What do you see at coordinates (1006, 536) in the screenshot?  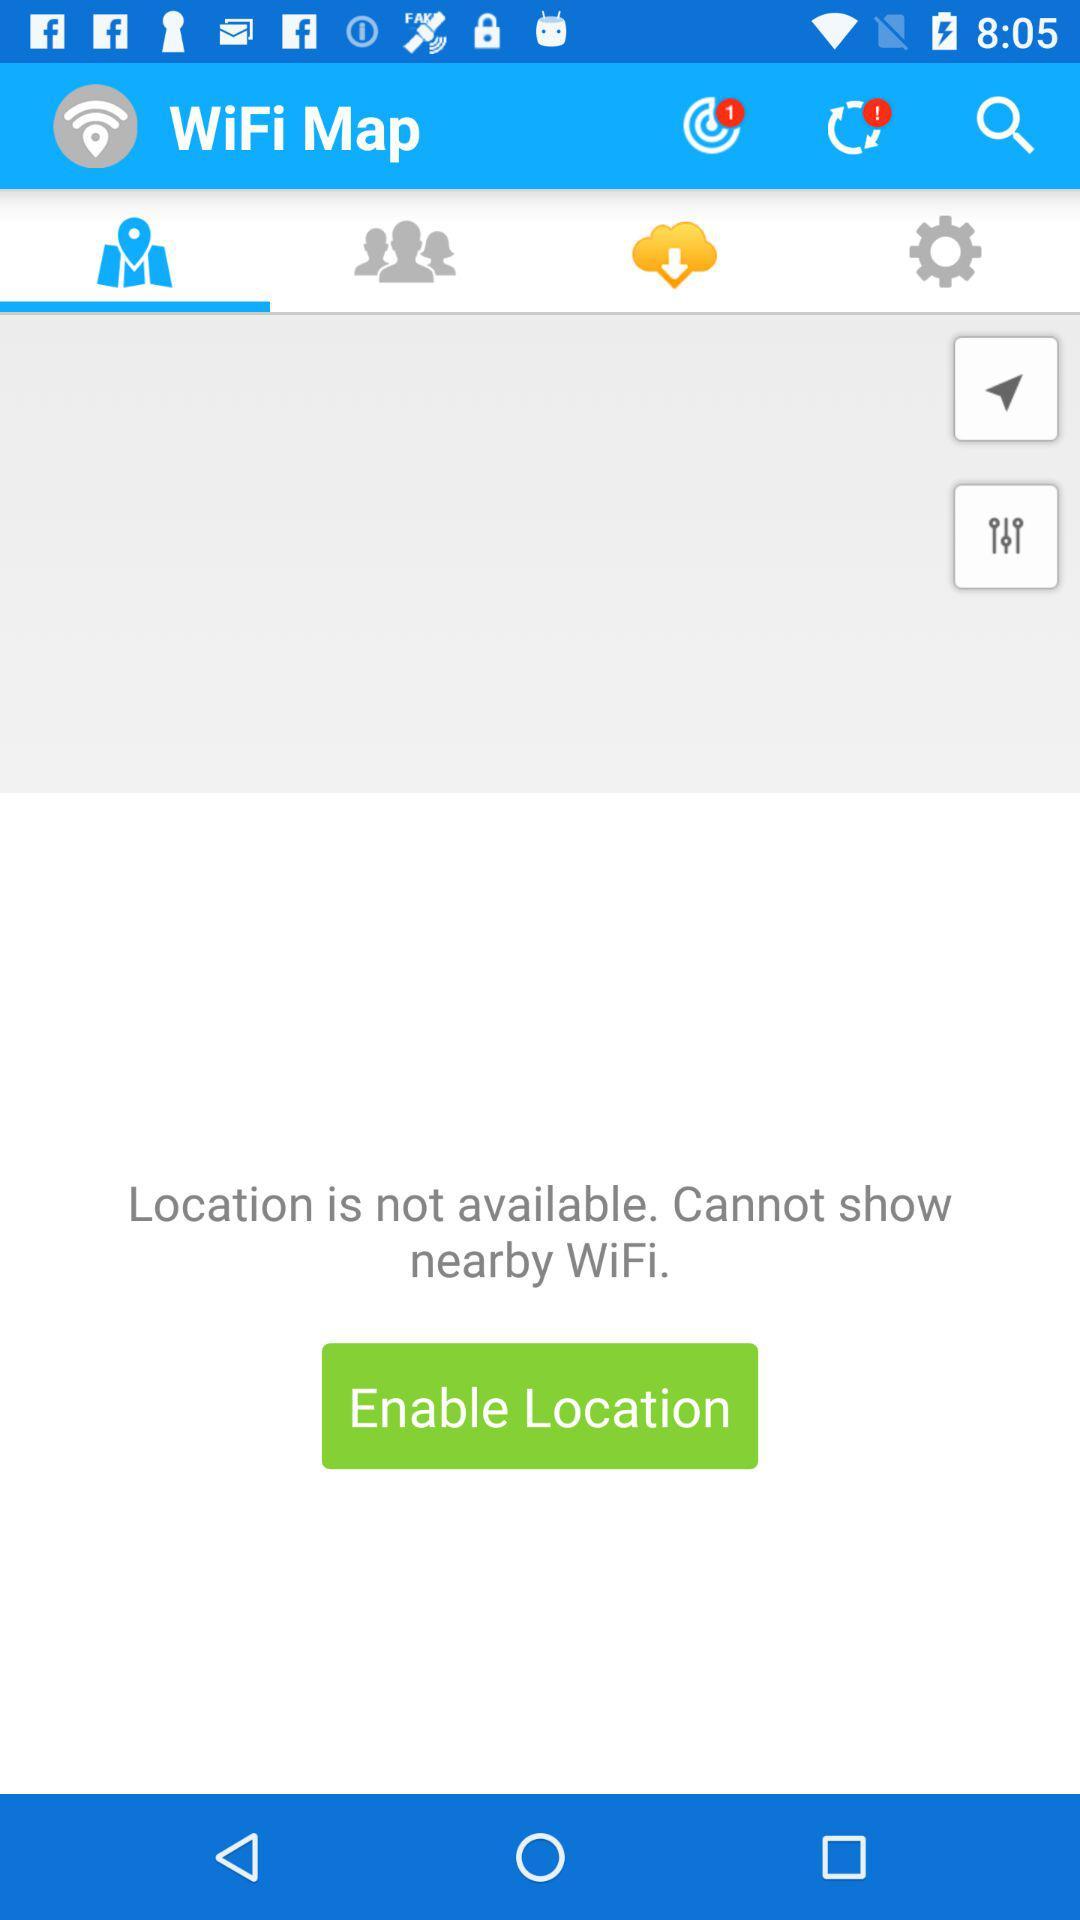 I see `icon above location is not item` at bounding box center [1006, 536].